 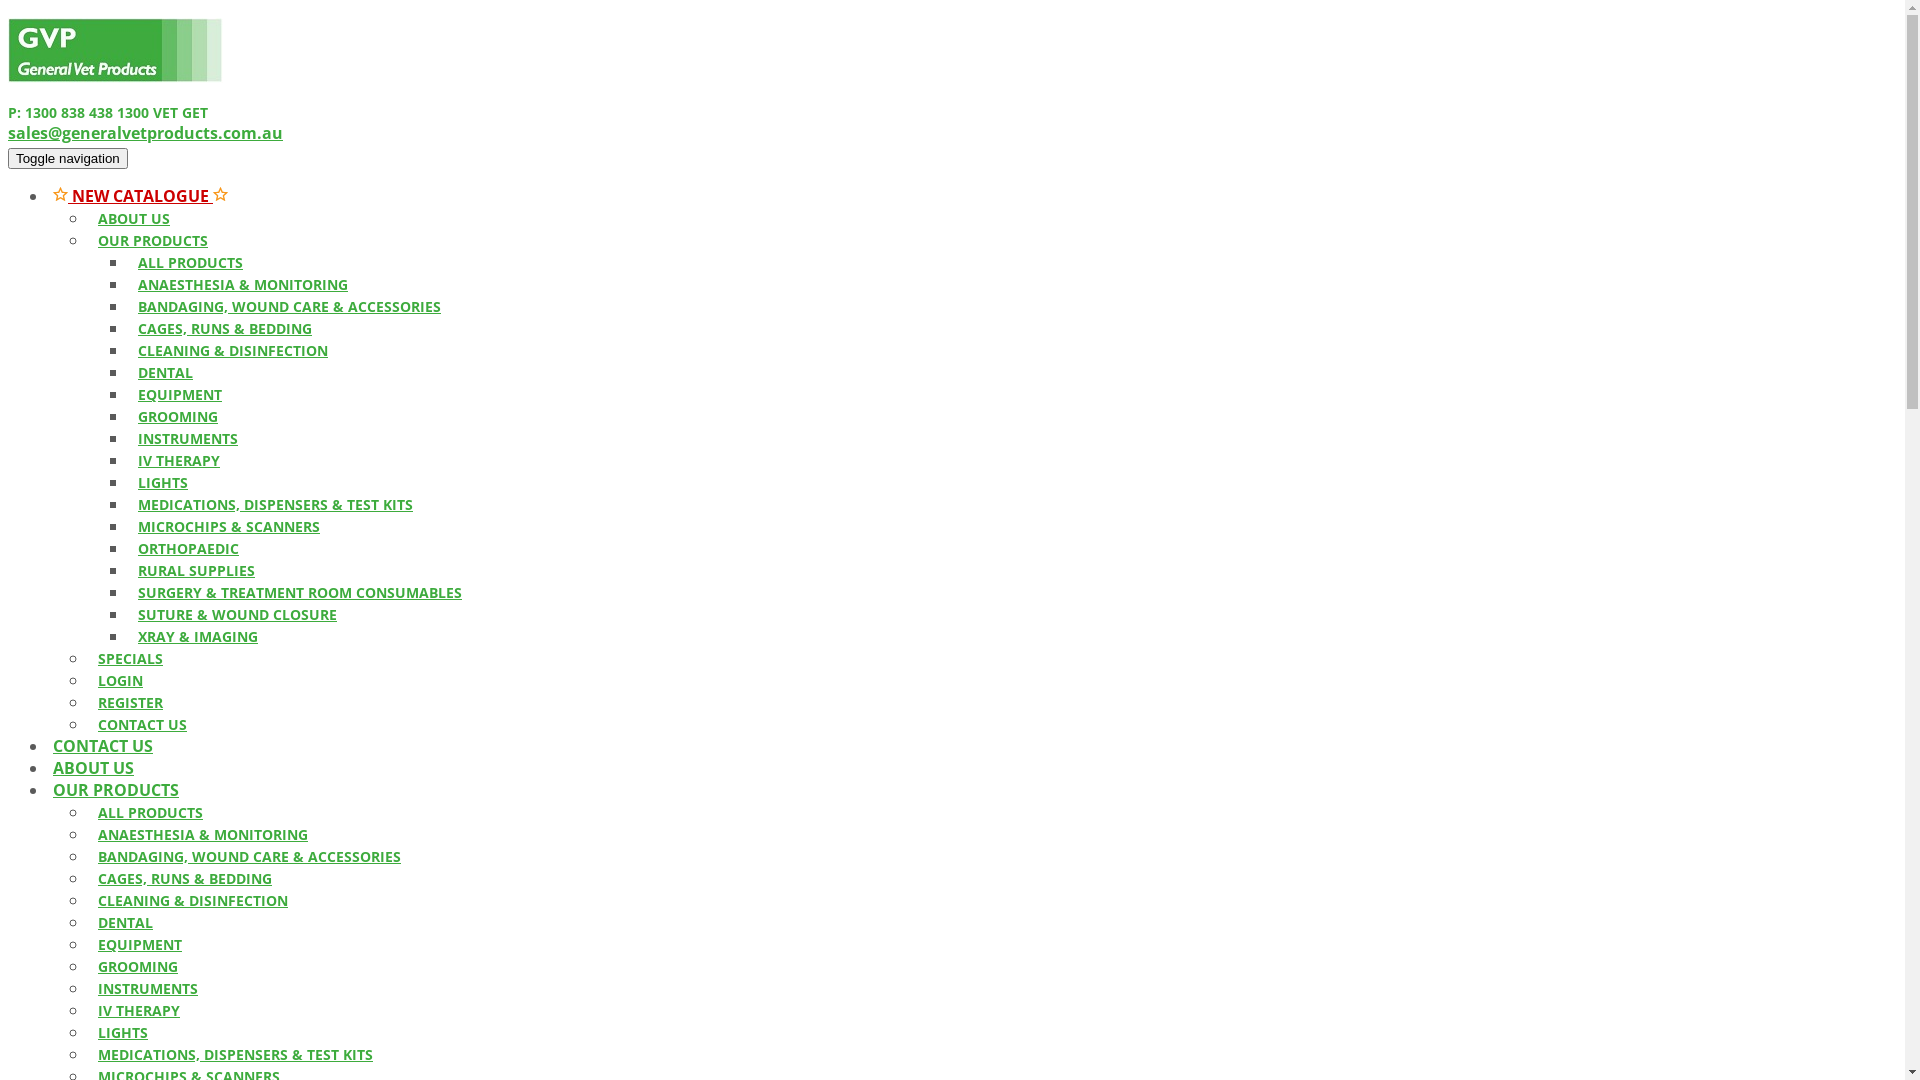 I want to click on 'SURGERY & TREATMENT ROOM CONSUMABLES', so click(x=298, y=591).